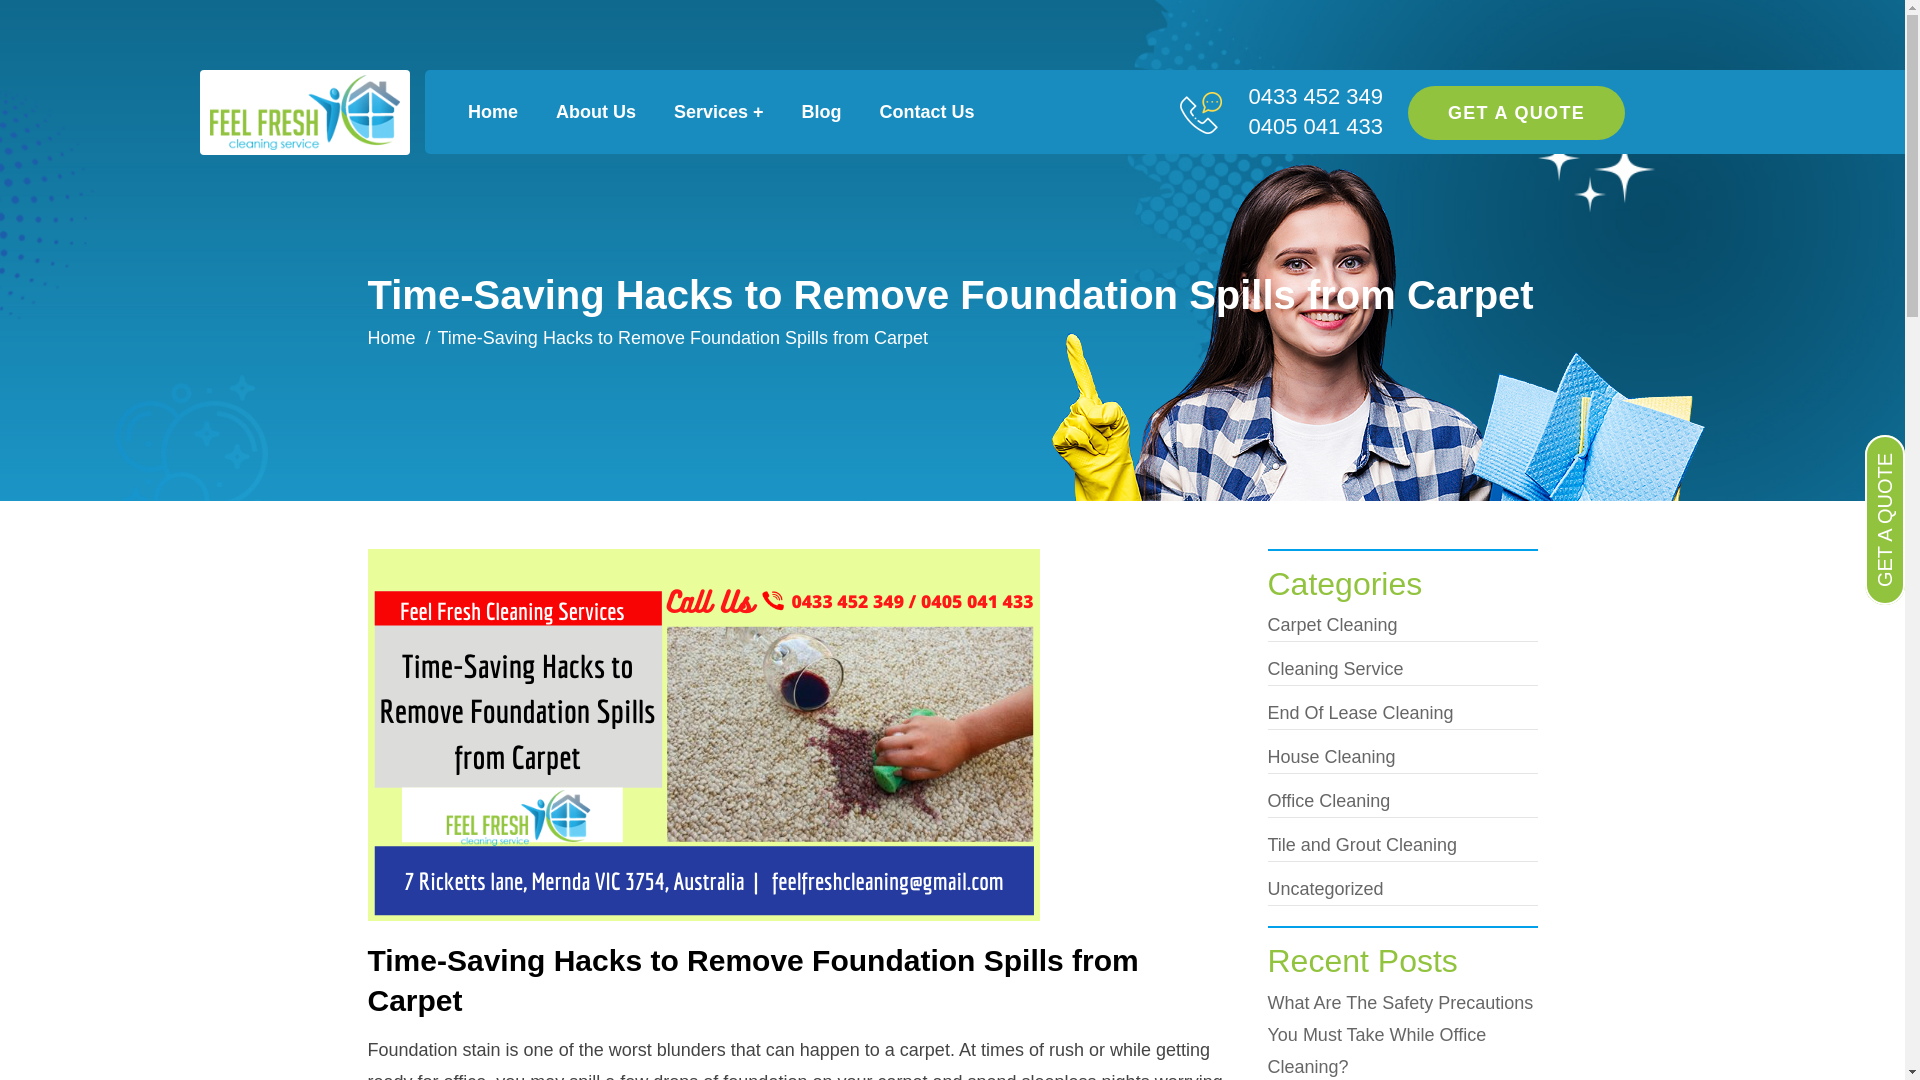 The width and height of the screenshot is (1920, 1080). I want to click on 'Office Cleaning', so click(1266, 800).